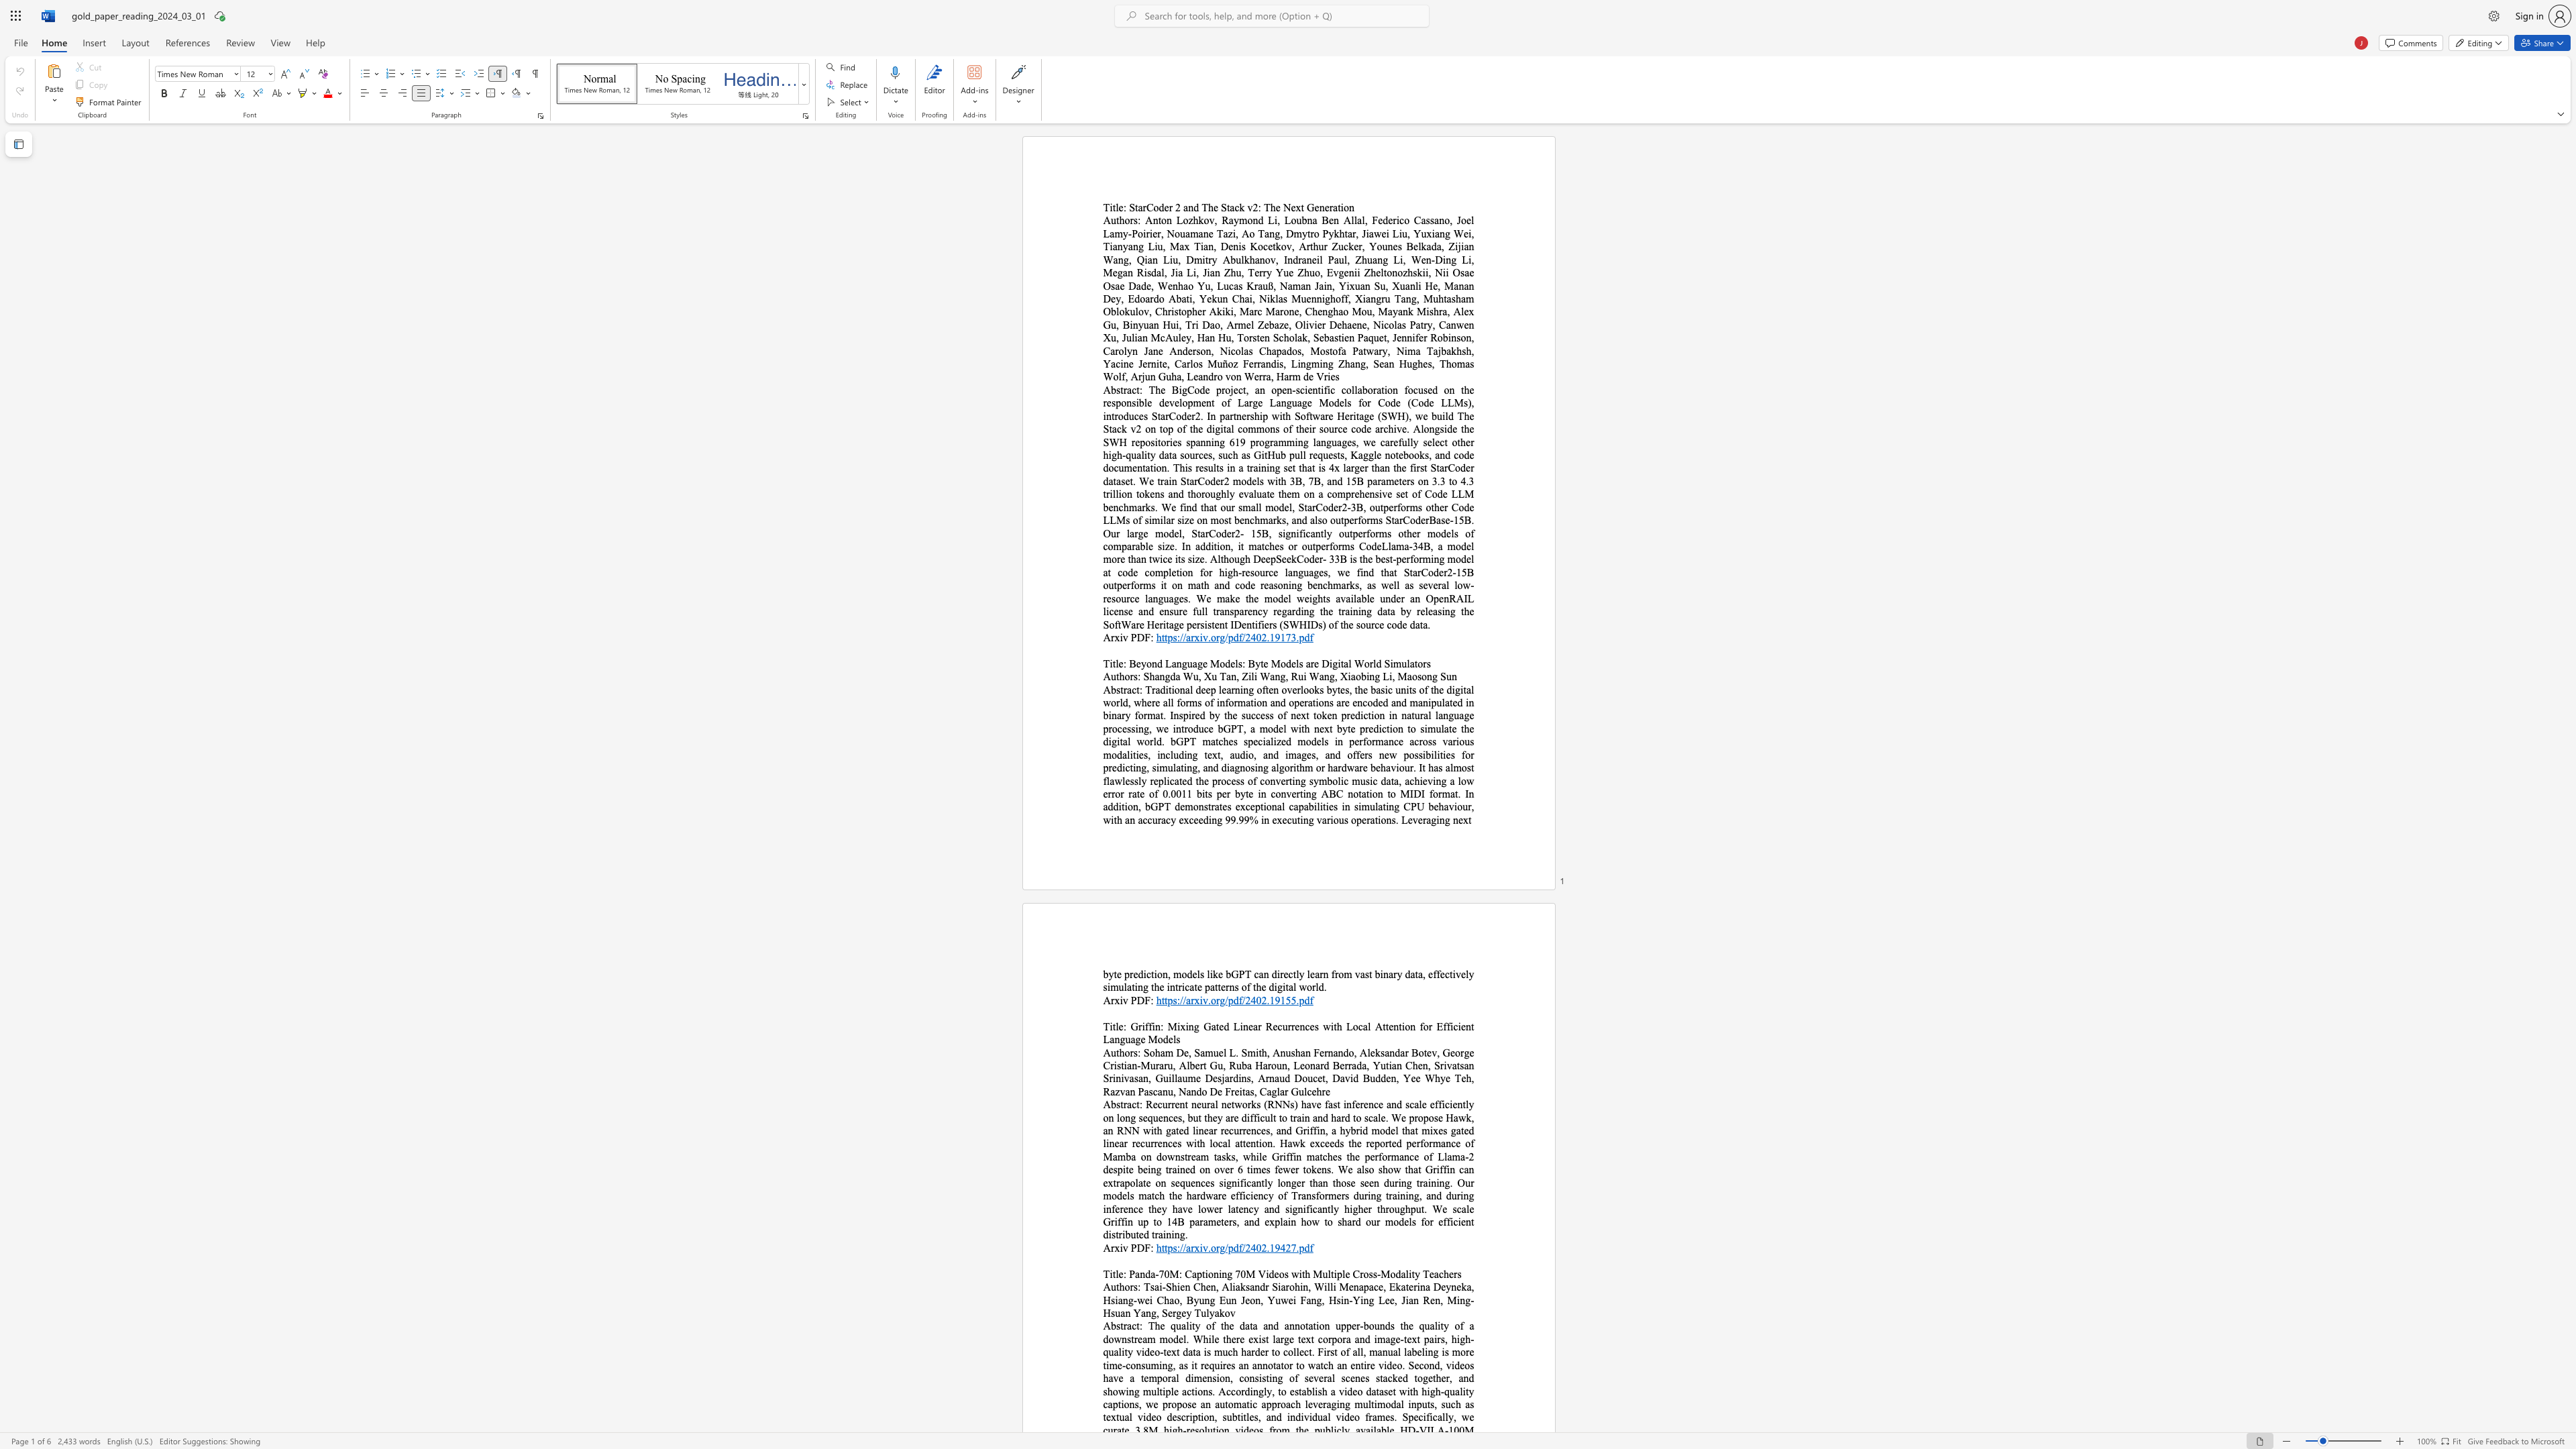  I want to click on the subset text "kov, Raymond Li, Loubna Ben Allal, Federico Cassano, Joel Lamy-Poirier, Nouamane Tazi, Ao Tang, Dmytro Pykhtar, Jiawei Liu, Yuxiang Wei, Tianyang Liu, Max Tian, Denis Kocetkov, Arthur Zucker, Younes Belkada, Zijian Wang, Qian Liu, Dmitry Abulkhanov, Indraneil Paul, Zhuang Li, Wen-Ding Li, Megan Risdal, Jia Li, Jian Zhu, Terry Yue Zhuo, Evgenii Zheltonozhskii, Nii Osae Osae Dade, Wenhao Yu, Lucas Krauß, Naman Jain, Yixuan Su, Xuanli He, Manan Dey, Edoardo Abati, Yekun Chai, Niklas Muennighoff, Xiangru Tang, Muhtasham Oblokulov, Christopher" within the text "Anton Lozhkov, Raymond Li, Loubna Ben Allal, Federico Cassano, Joel Lamy-Poirier, Nouamane Tazi, Ao Tang, Dmytro Pykhtar, Jiawei Liu, Yuxiang Wei, Tianyang Liu, Max Tian, Denis Kocetkov, Arthur Zucker, Younes Belkada, Zijian Wang, Qian Liu, Dmitry Abulkhanov, Indraneil Paul, Zhuang Li, Wen-Ding Li, Megan Risdal, Jia Li, Jian Zhu, Terry Yue Zhuo, Evgenii Zheltonozhskii, Nii Osae Osae Dade, Wenhao Yu, Lucas Krauß, Naman Jain, Yixuan Su, Xuanli He, Manan Dey, Edoardo Abati, Yekun Chai, Niklas Muennighoff, Xiangru Tang, Muhtasham Oblokulov, Christopher Akiki, Marc Marone, Chenghao Mou, Mayank Mishra, Alex Gu, Binyuan Hui, Tri Dao, Armel Zebaze, Olivier Dehaene, Nicolas Patry, Canwen Xu, Julian McAuley, Han Hu, Torsten Scholak, Sebastien Paquet, Jennifer Robinson, Carolyn Jane Anderson, Nicolas Chapados, Mostofa Patwary, Nima Tajbakhsh, Yacine Jernite, Carlos Muñoz Ferrandis, Lingming Zhang, Sean Hughes, Thomas Wolf, Arjun Guha, Leandro von Werra, Harm de Vries", so click(1197, 219).